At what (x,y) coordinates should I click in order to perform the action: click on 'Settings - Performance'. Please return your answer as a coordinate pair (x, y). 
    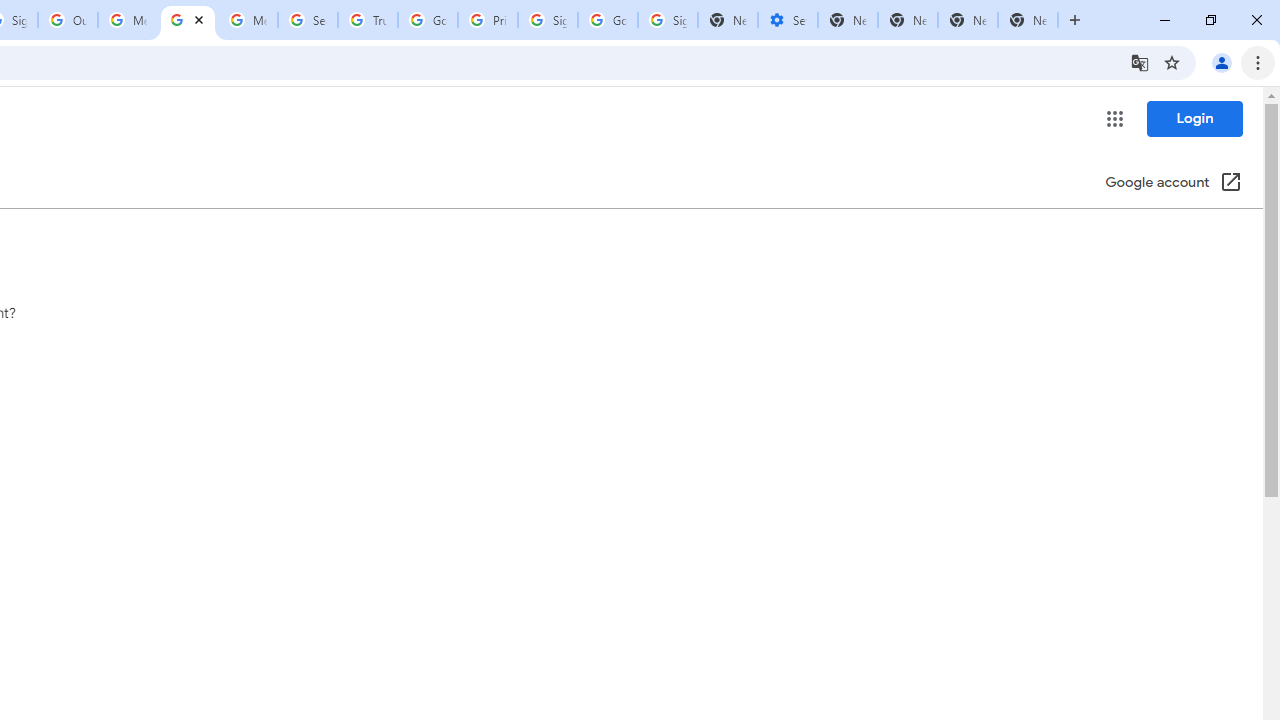
    Looking at the image, I should click on (786, 20).